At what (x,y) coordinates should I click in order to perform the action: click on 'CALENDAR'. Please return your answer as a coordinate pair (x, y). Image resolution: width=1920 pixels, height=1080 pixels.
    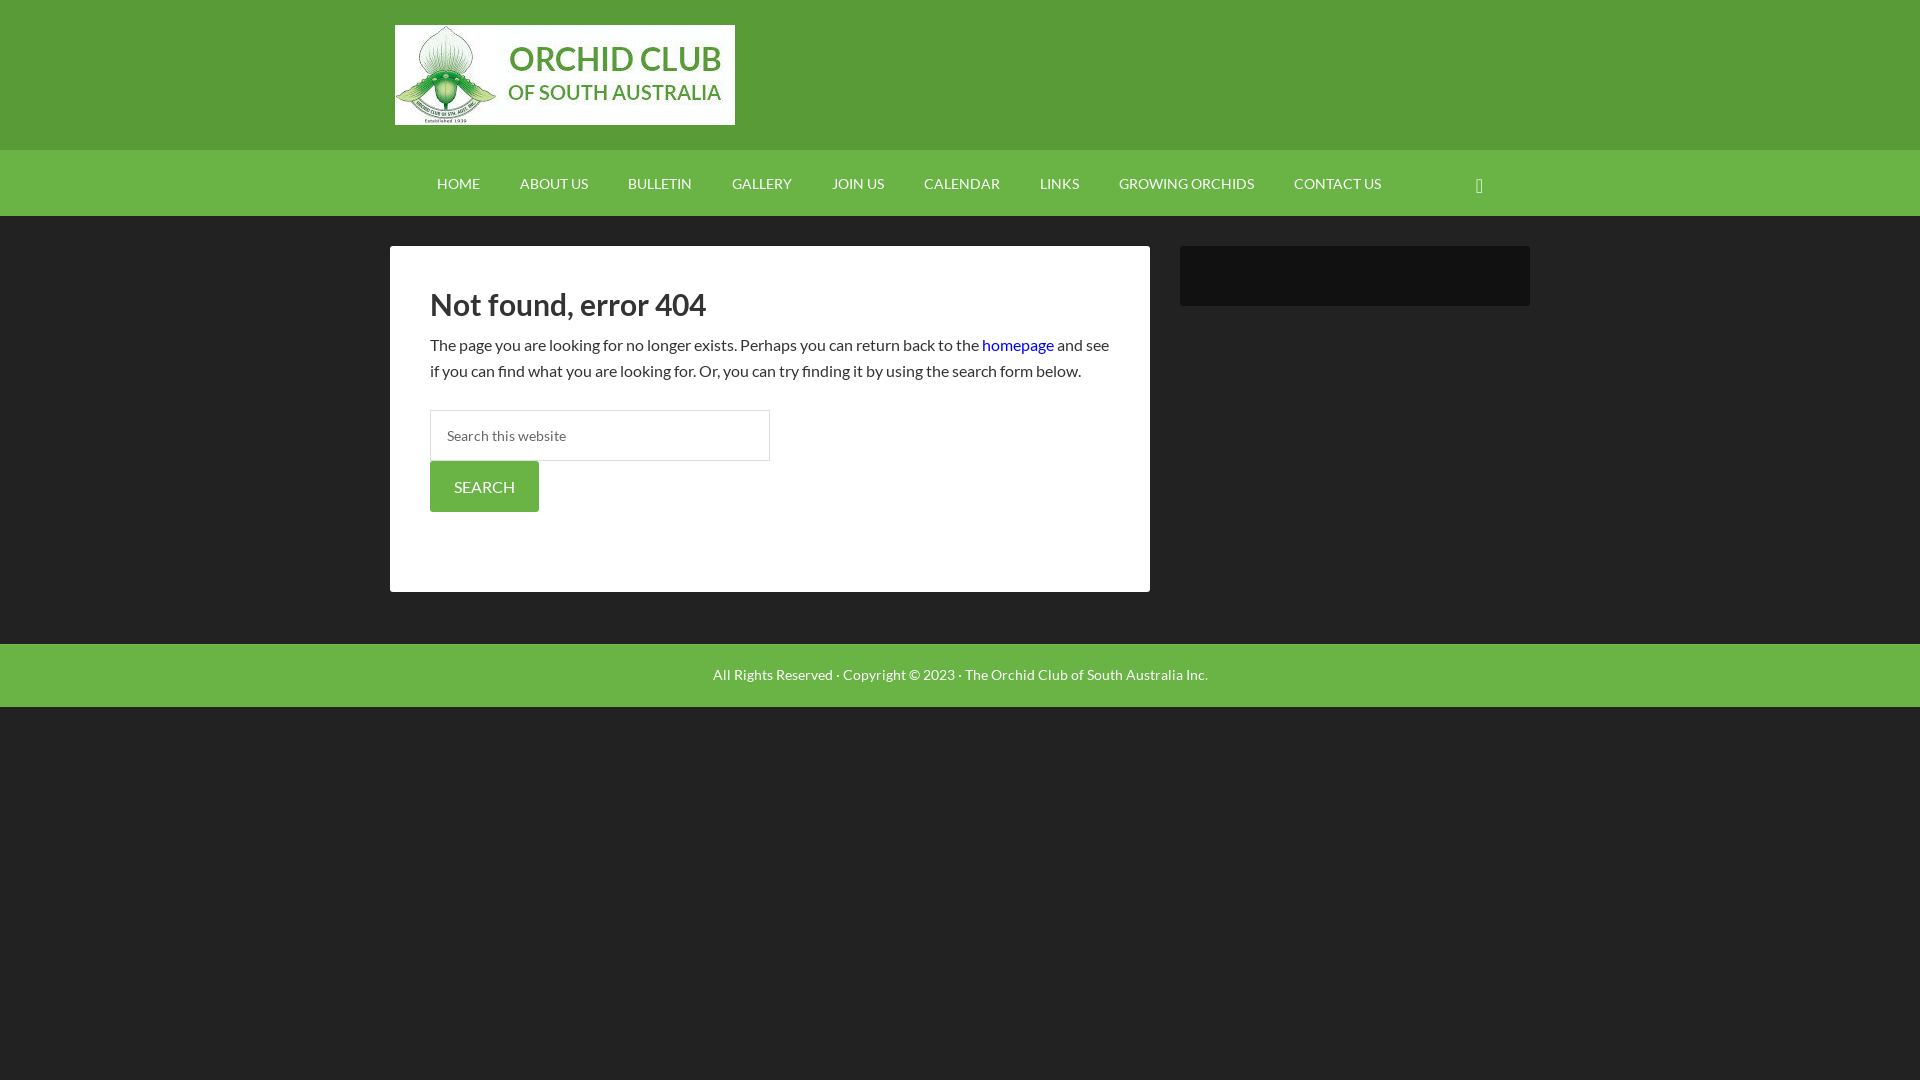
    Looking at the image, I should click on (961, 182).